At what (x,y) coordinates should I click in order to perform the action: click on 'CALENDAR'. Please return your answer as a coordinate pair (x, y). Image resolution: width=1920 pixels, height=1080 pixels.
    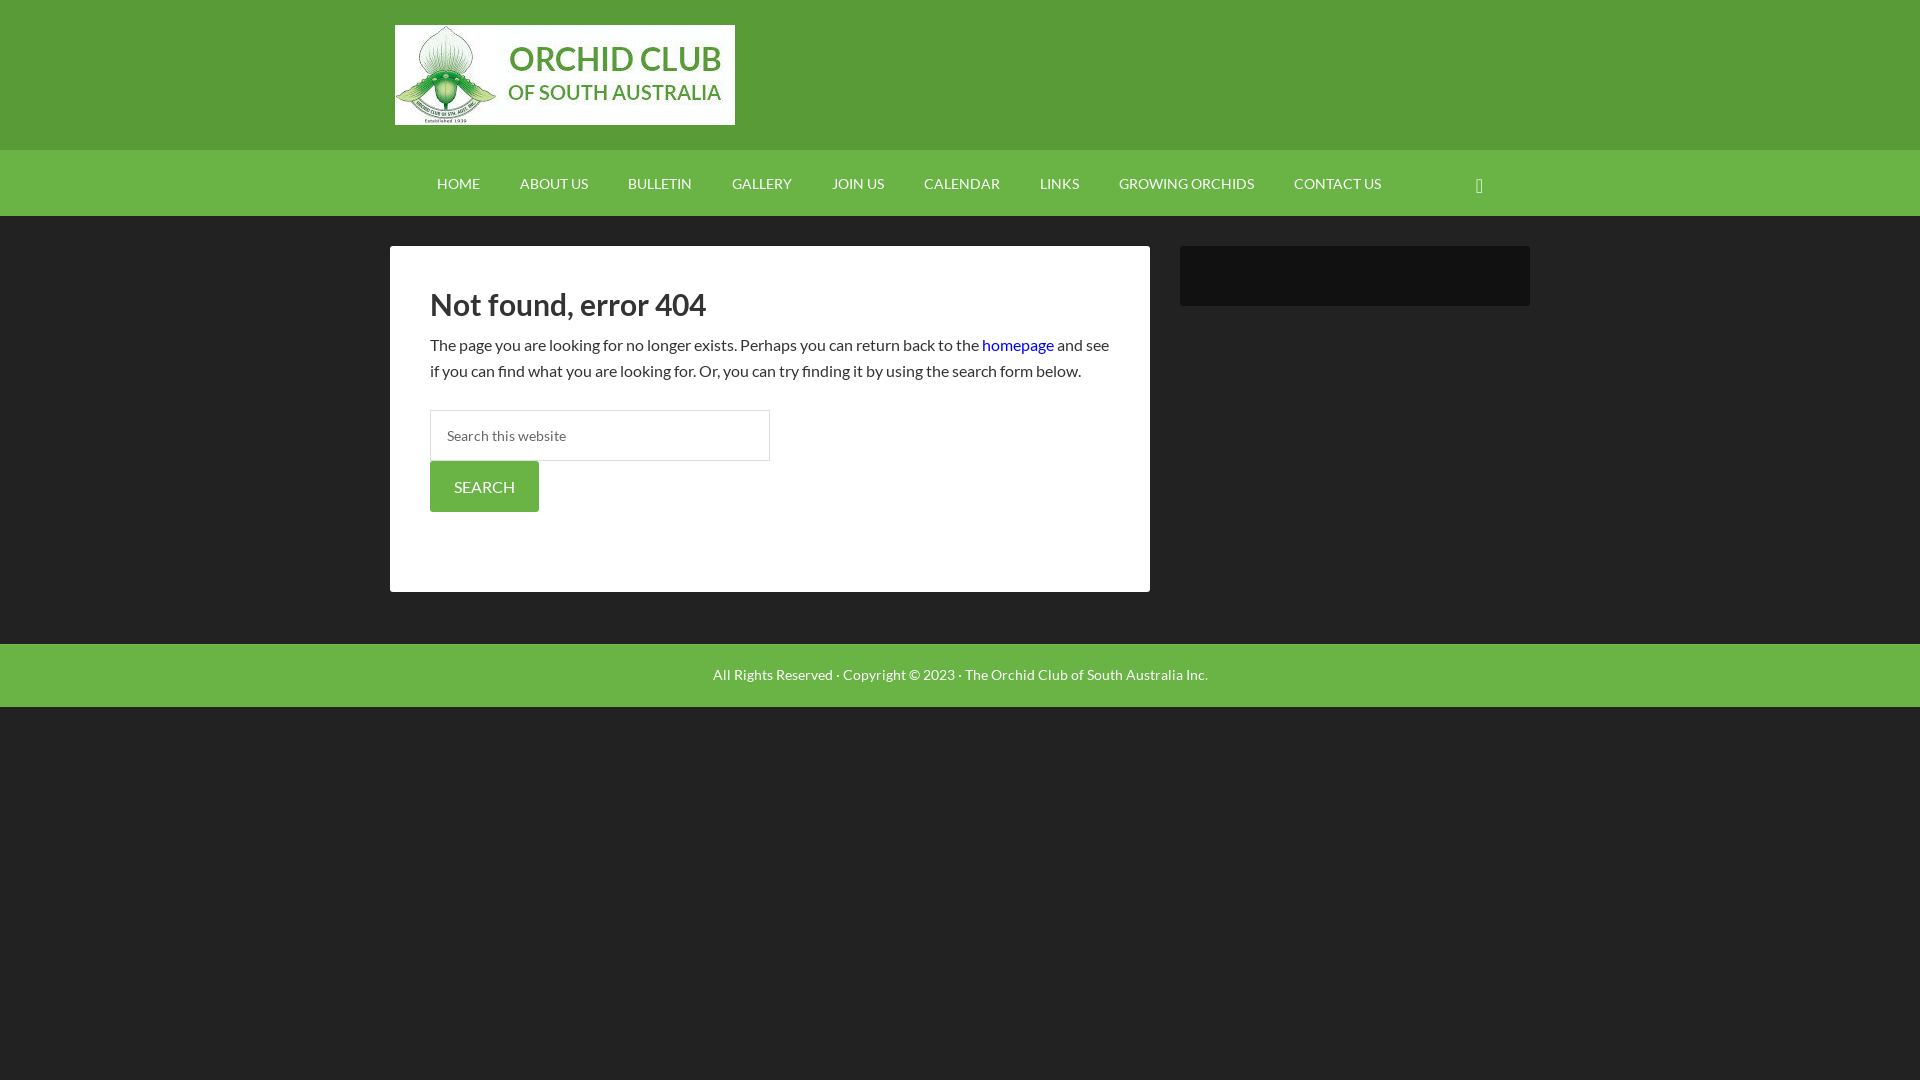
    Looking at the image, I should click on (961, 182).